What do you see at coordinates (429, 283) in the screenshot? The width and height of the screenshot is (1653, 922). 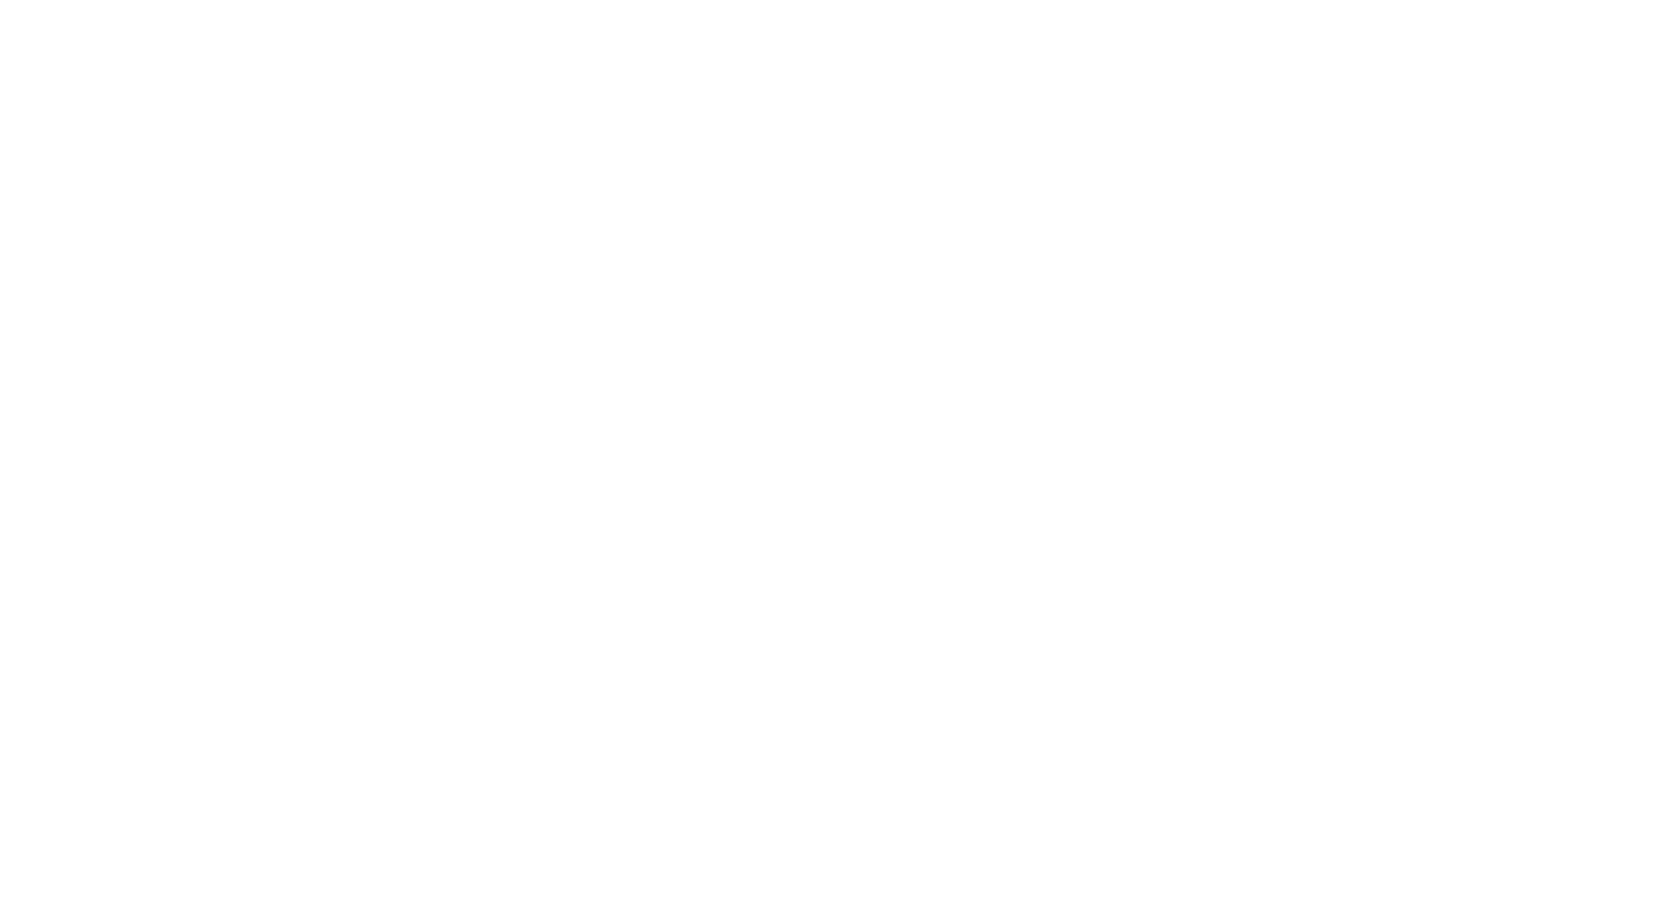 I see `'Lovelace Hospital.'` at bounding box center [429, 283].